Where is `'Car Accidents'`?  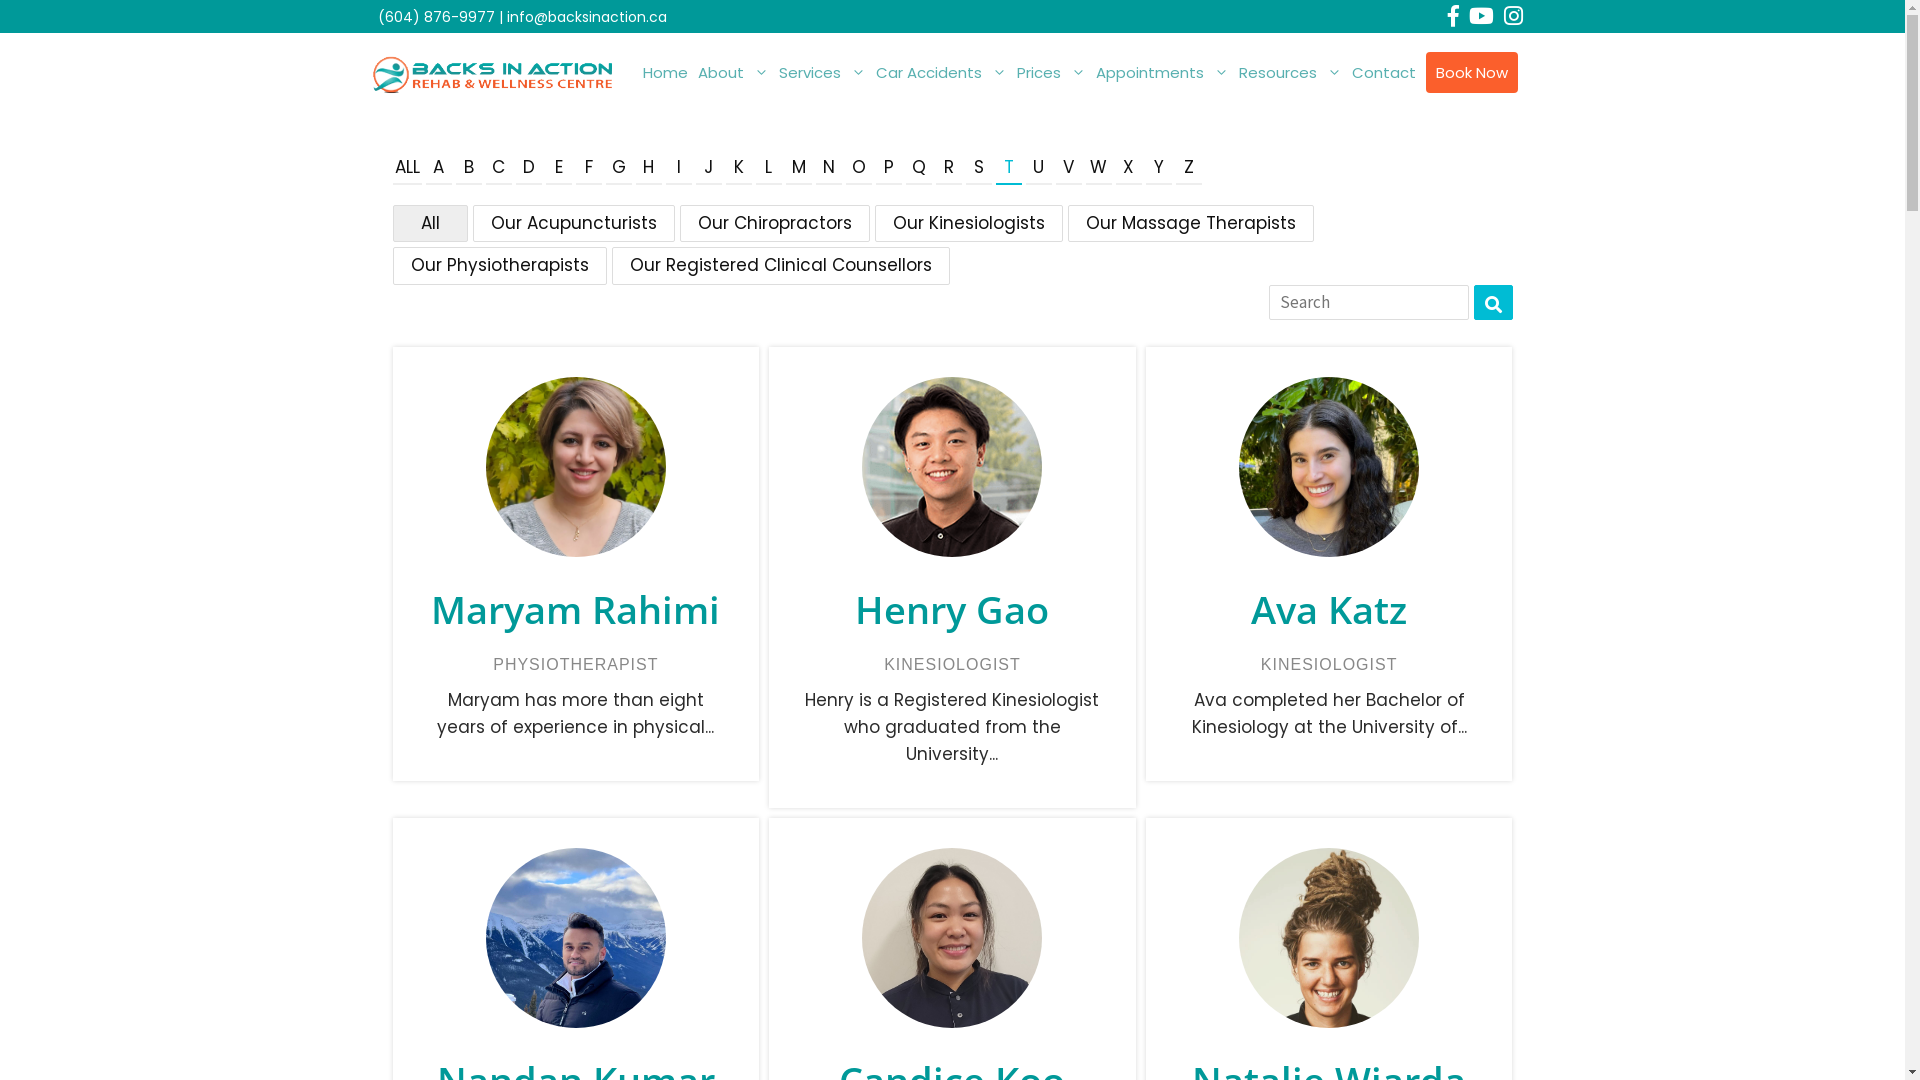 'Car Accidents' is located at coordinates (869, 72).